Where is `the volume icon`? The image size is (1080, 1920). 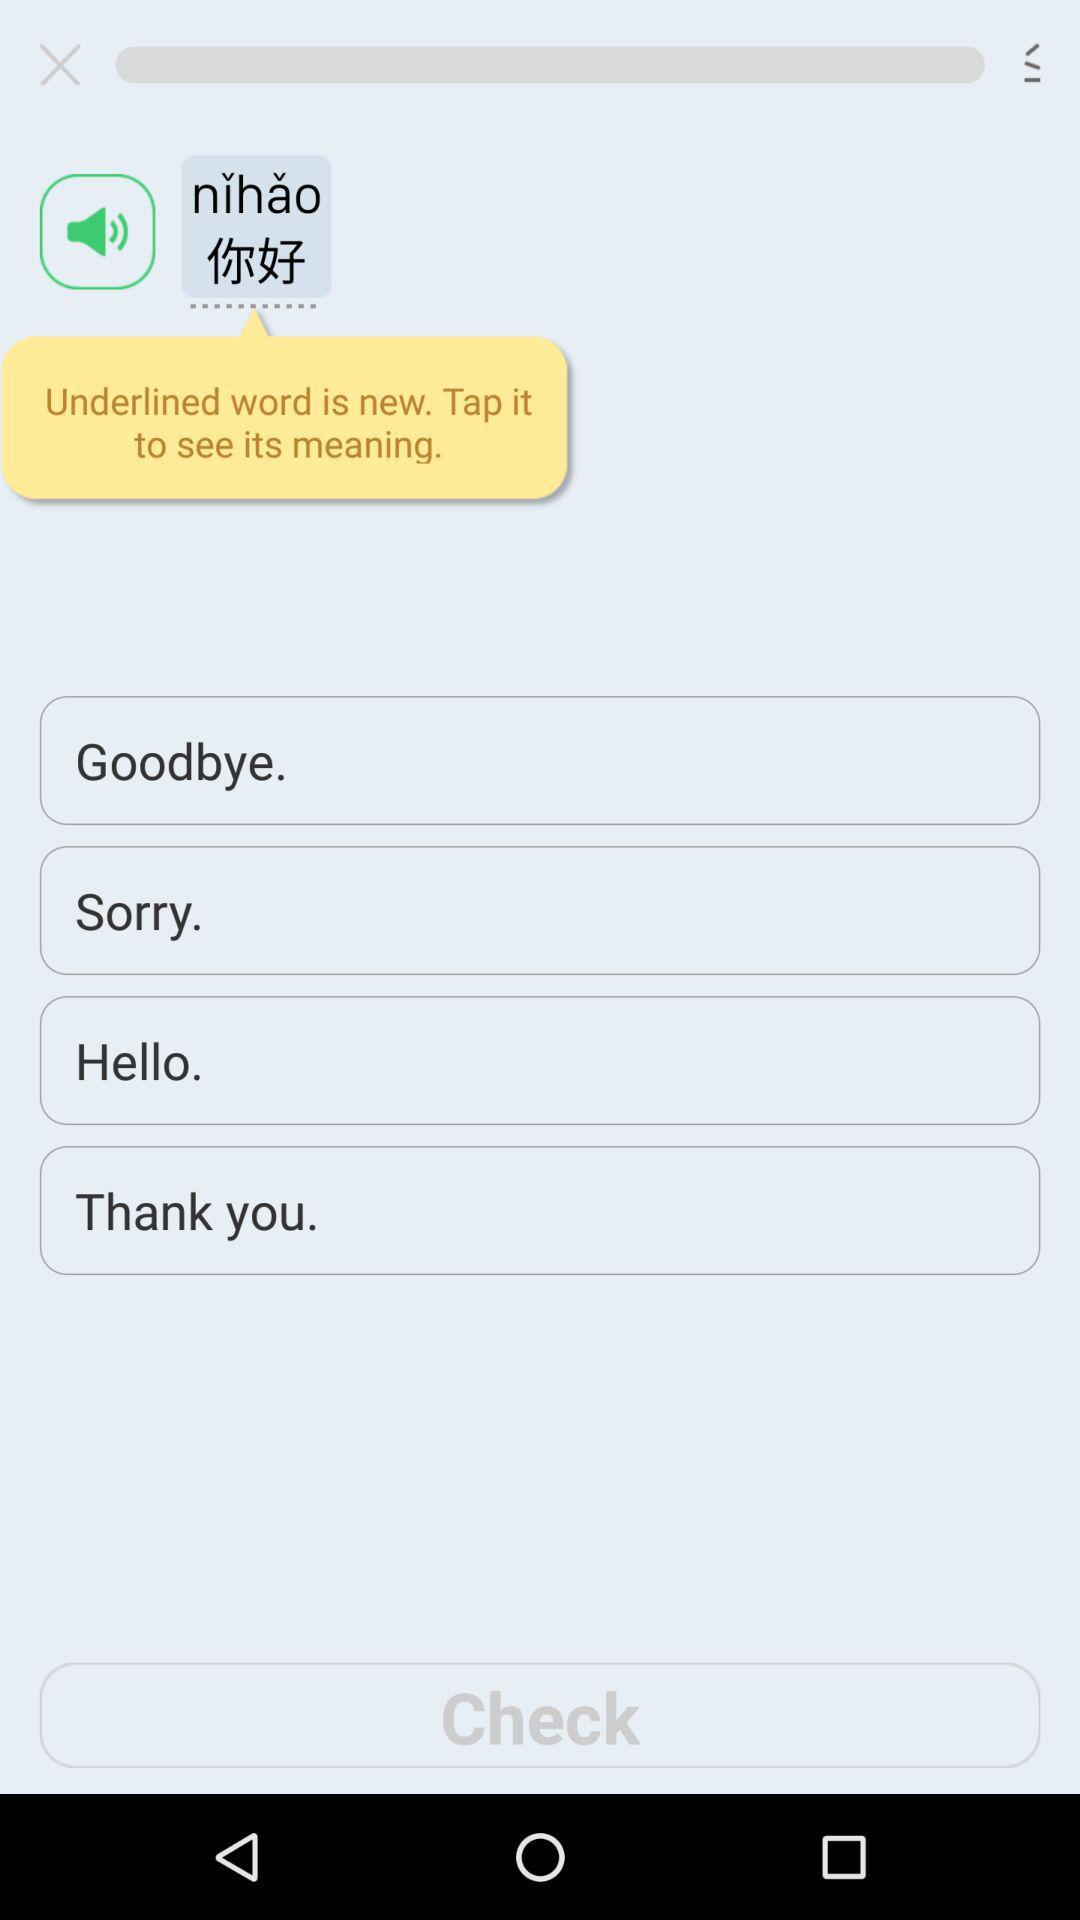 the volume icon is located at coordinates (97, 247).